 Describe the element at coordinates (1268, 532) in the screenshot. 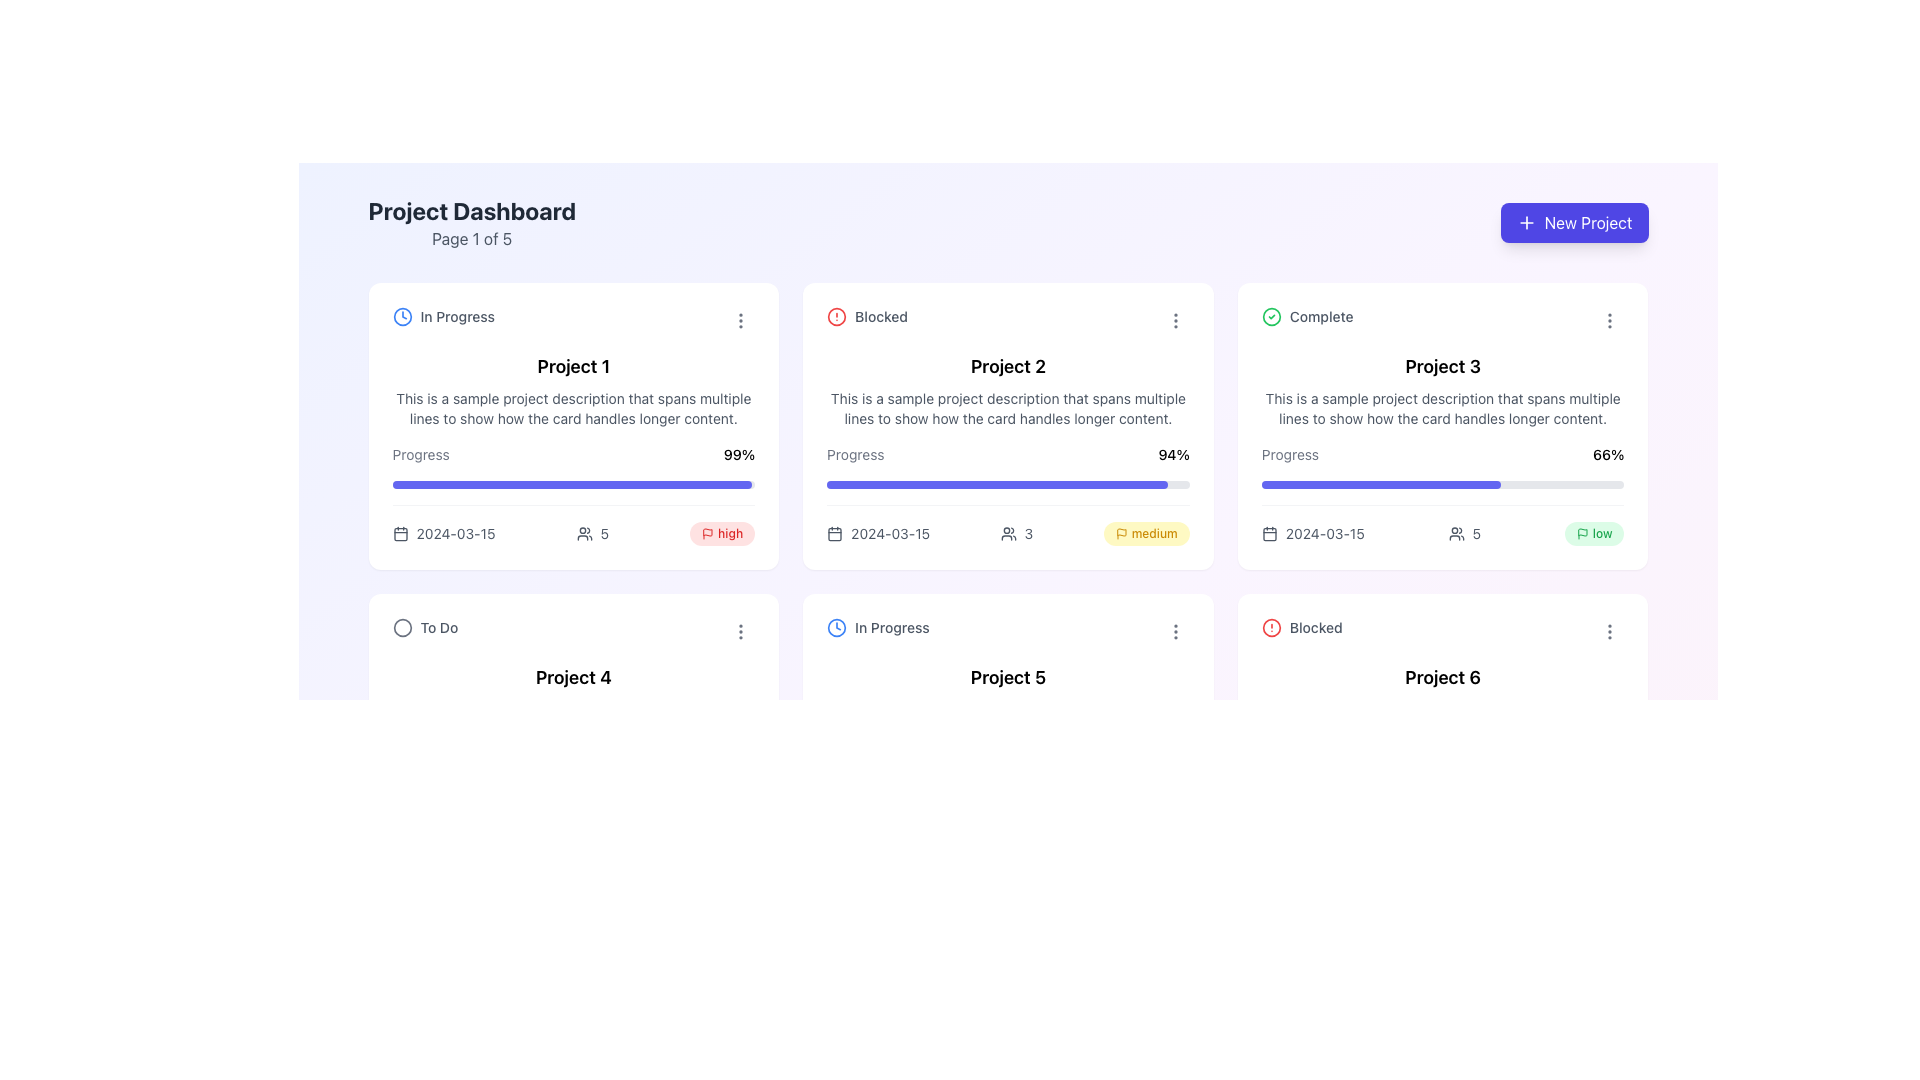

I see `calendar icon located at the top left of the '2024-03-15' date label in the 'Complete' project card` at that location.